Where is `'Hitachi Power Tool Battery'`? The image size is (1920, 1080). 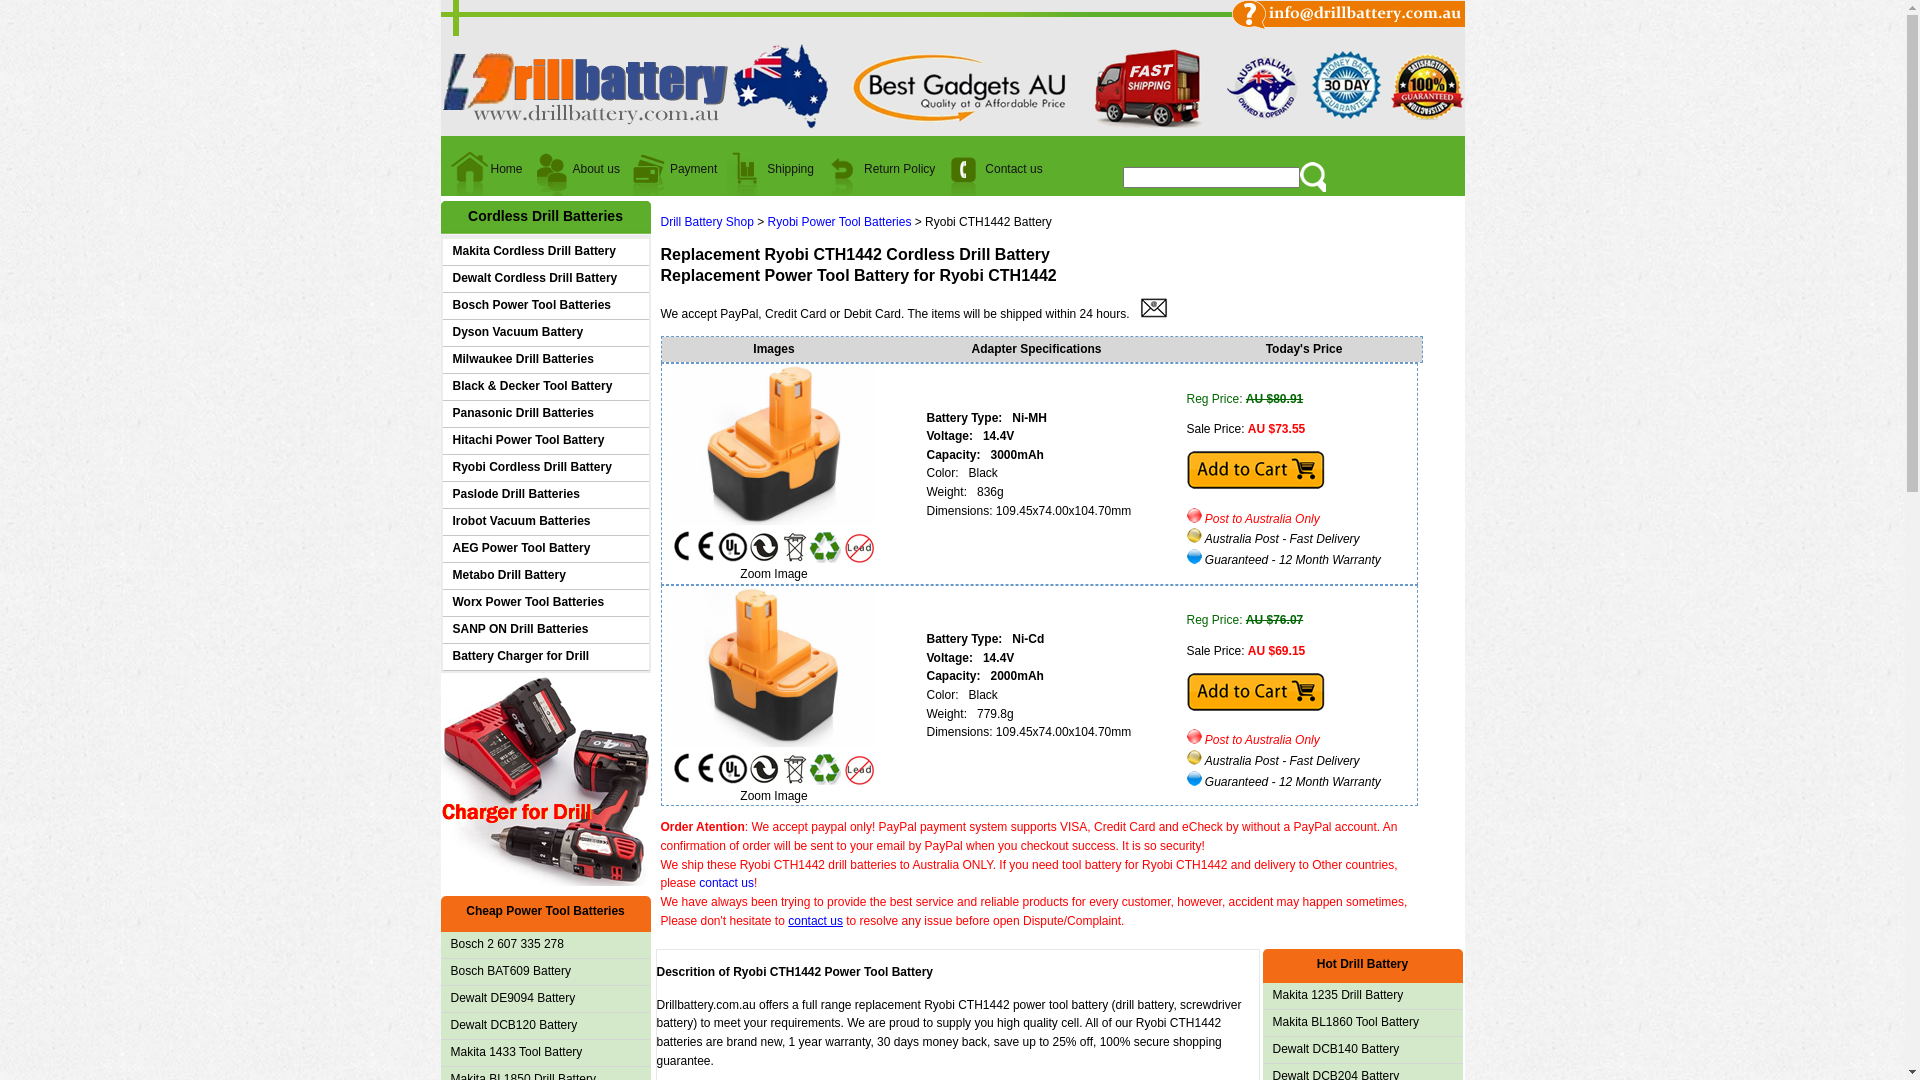
'Hitachi Power Tool Battery' is located at coordinates (440, 439).